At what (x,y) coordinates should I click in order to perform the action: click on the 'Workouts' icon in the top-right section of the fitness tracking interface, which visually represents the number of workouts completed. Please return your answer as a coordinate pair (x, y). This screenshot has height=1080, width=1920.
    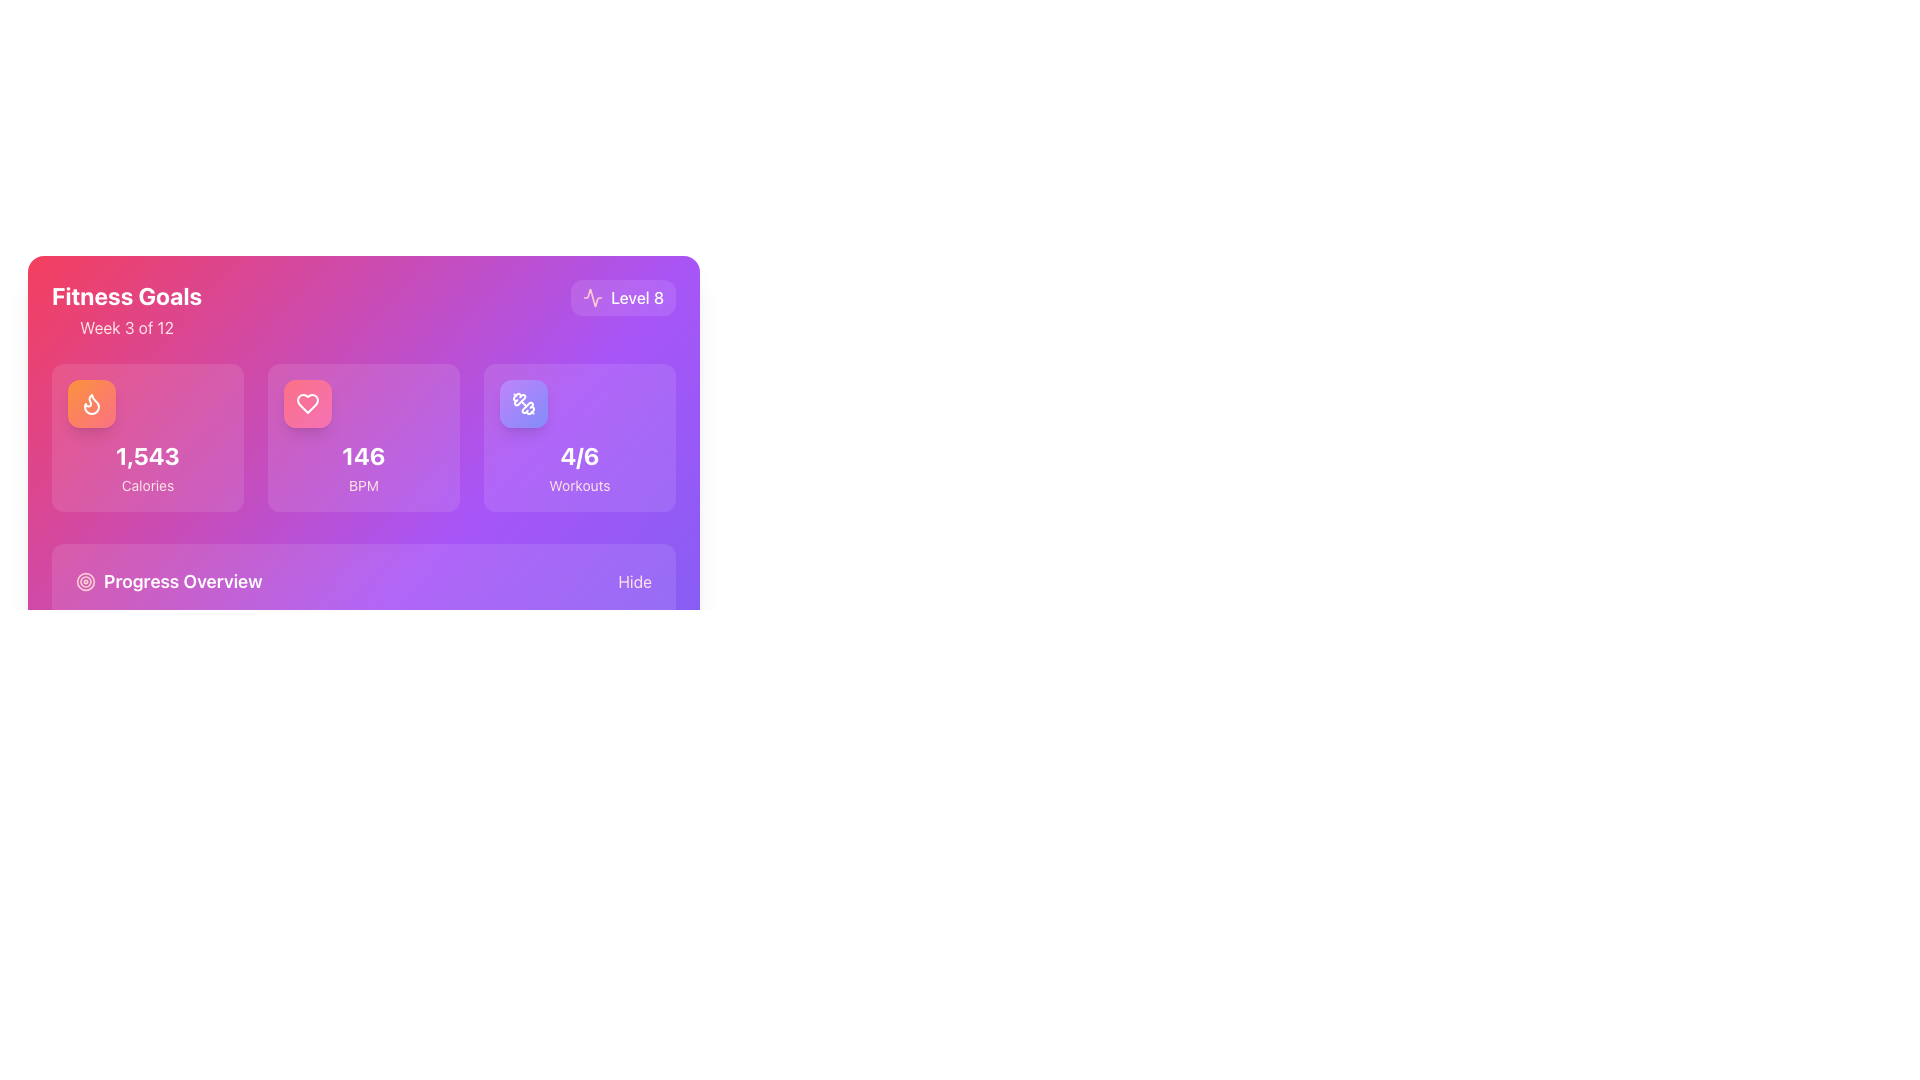
    Looking at the image, I should click on (523, 404).